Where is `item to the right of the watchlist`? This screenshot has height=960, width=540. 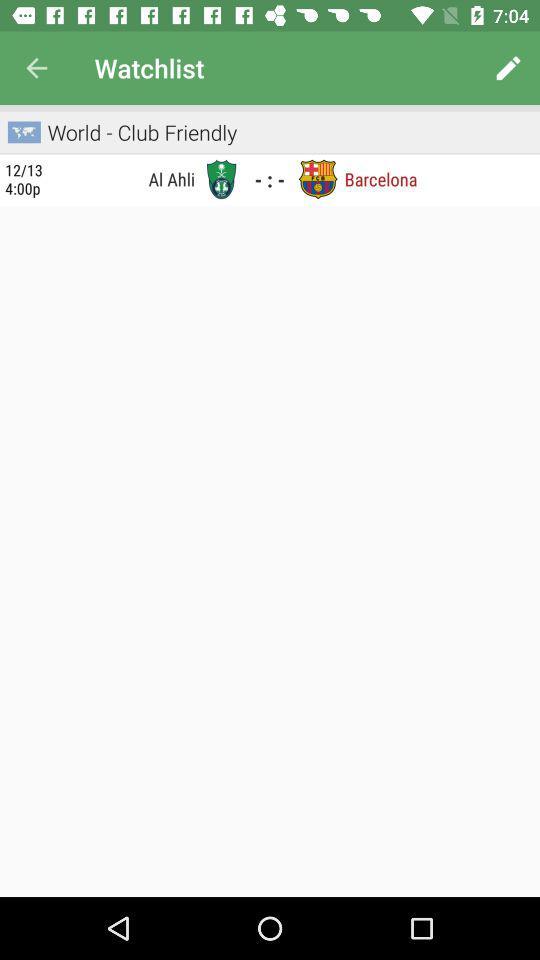
item to the right of the watchlist is located at coordinates (508, 68).